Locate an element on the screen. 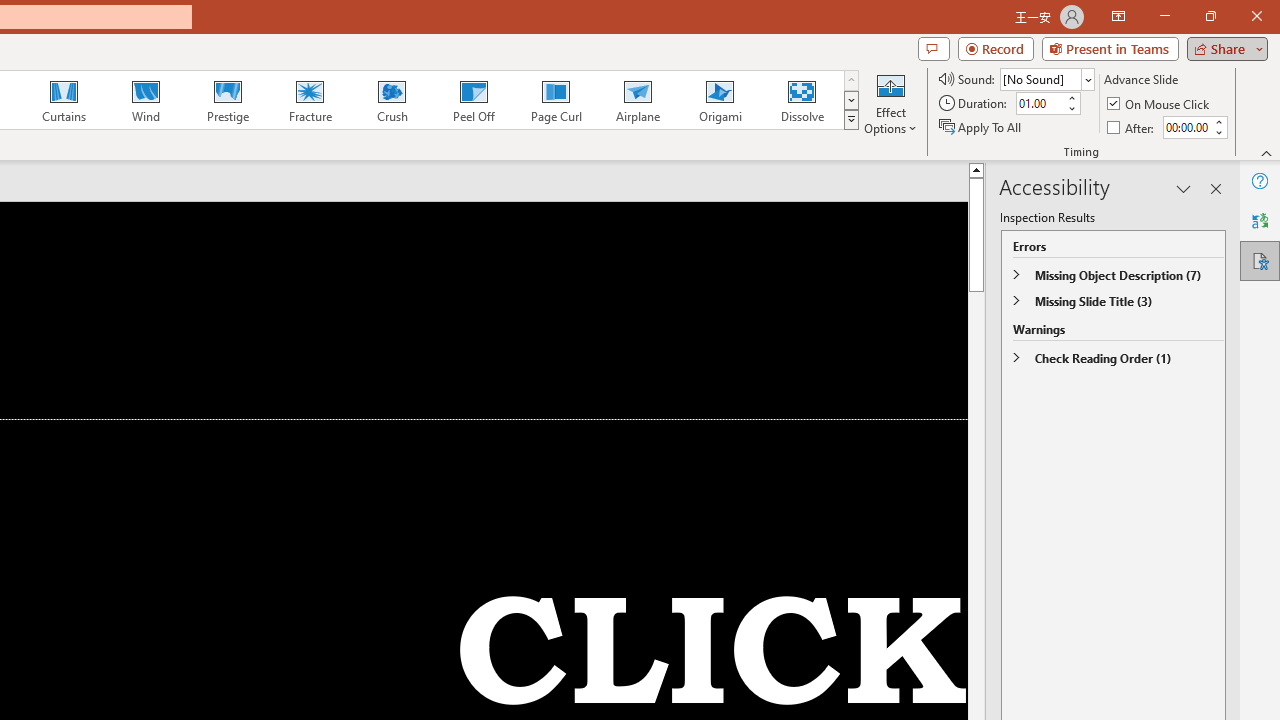 The image size is (1280, 720). 'Translator' is located at coordinates (1259, 221).